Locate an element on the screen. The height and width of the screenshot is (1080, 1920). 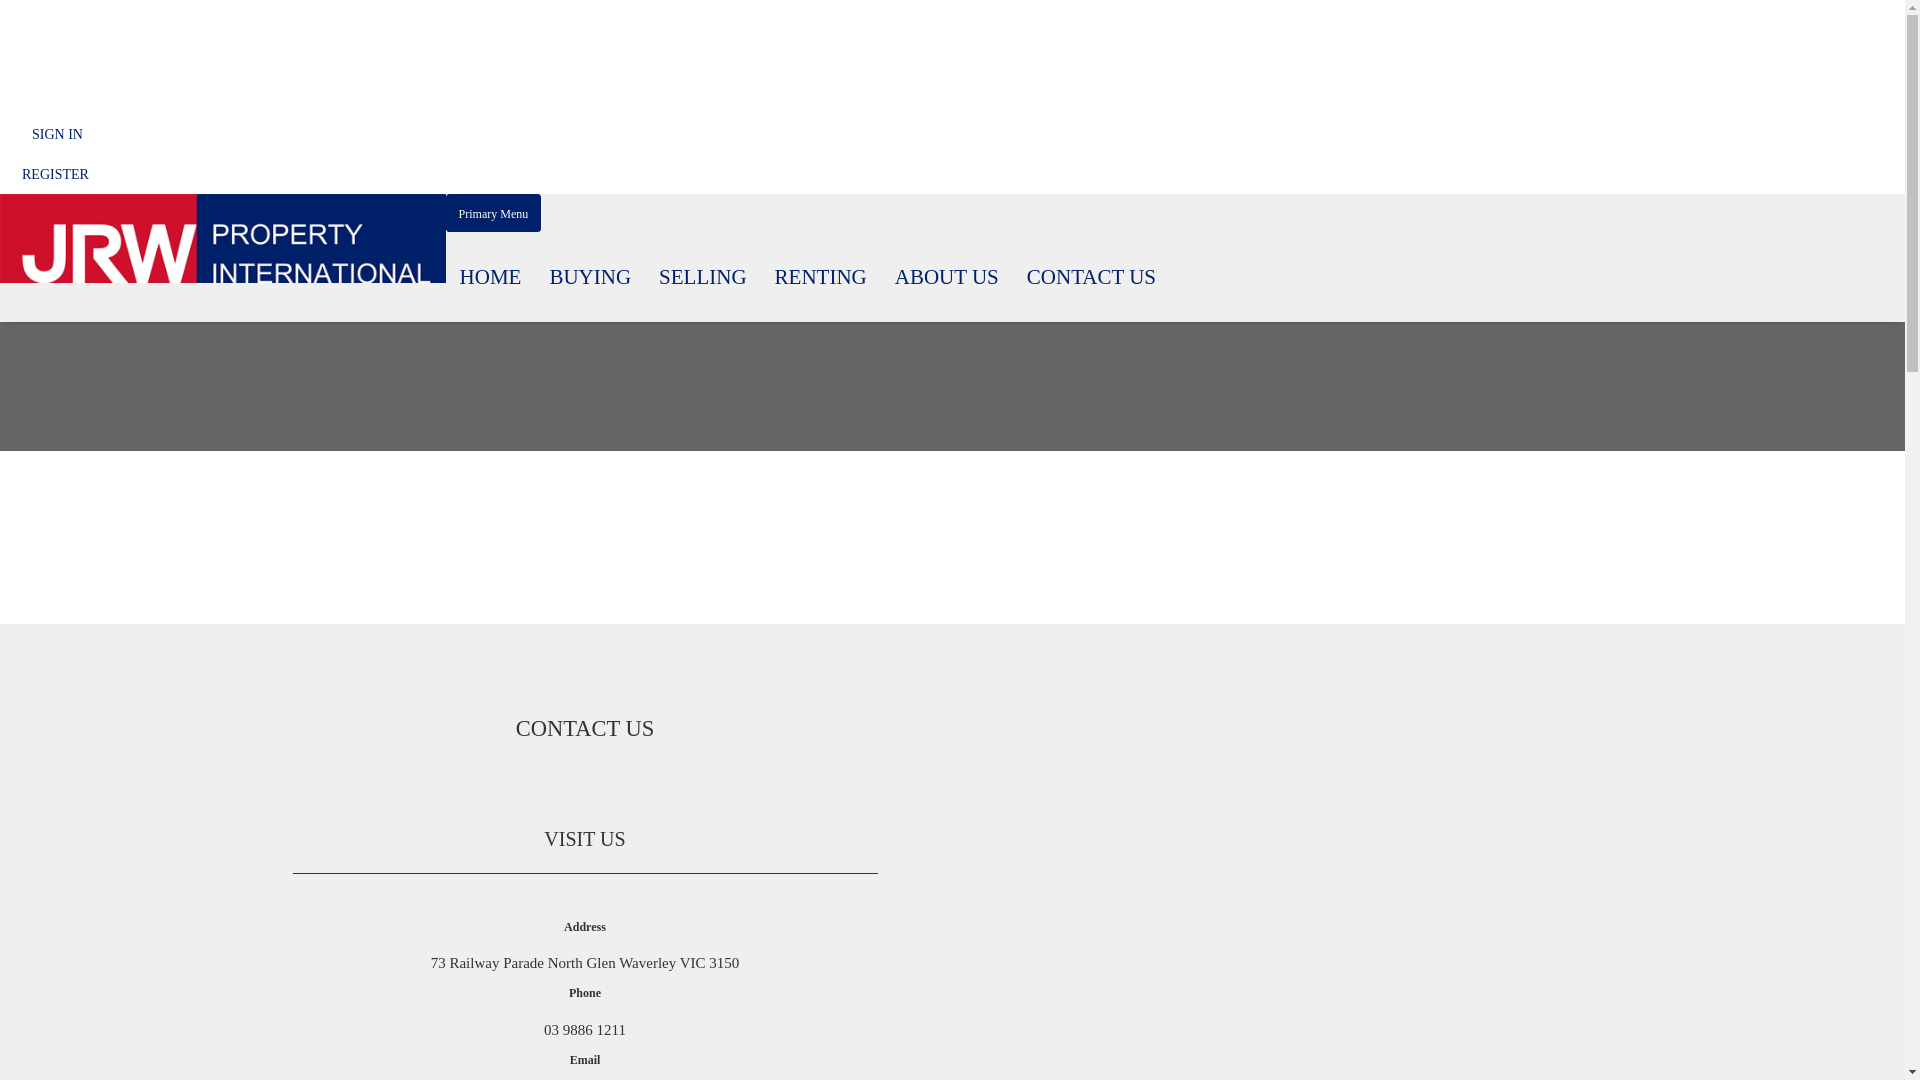
'RENTING' is located at coordinates (820, 277).